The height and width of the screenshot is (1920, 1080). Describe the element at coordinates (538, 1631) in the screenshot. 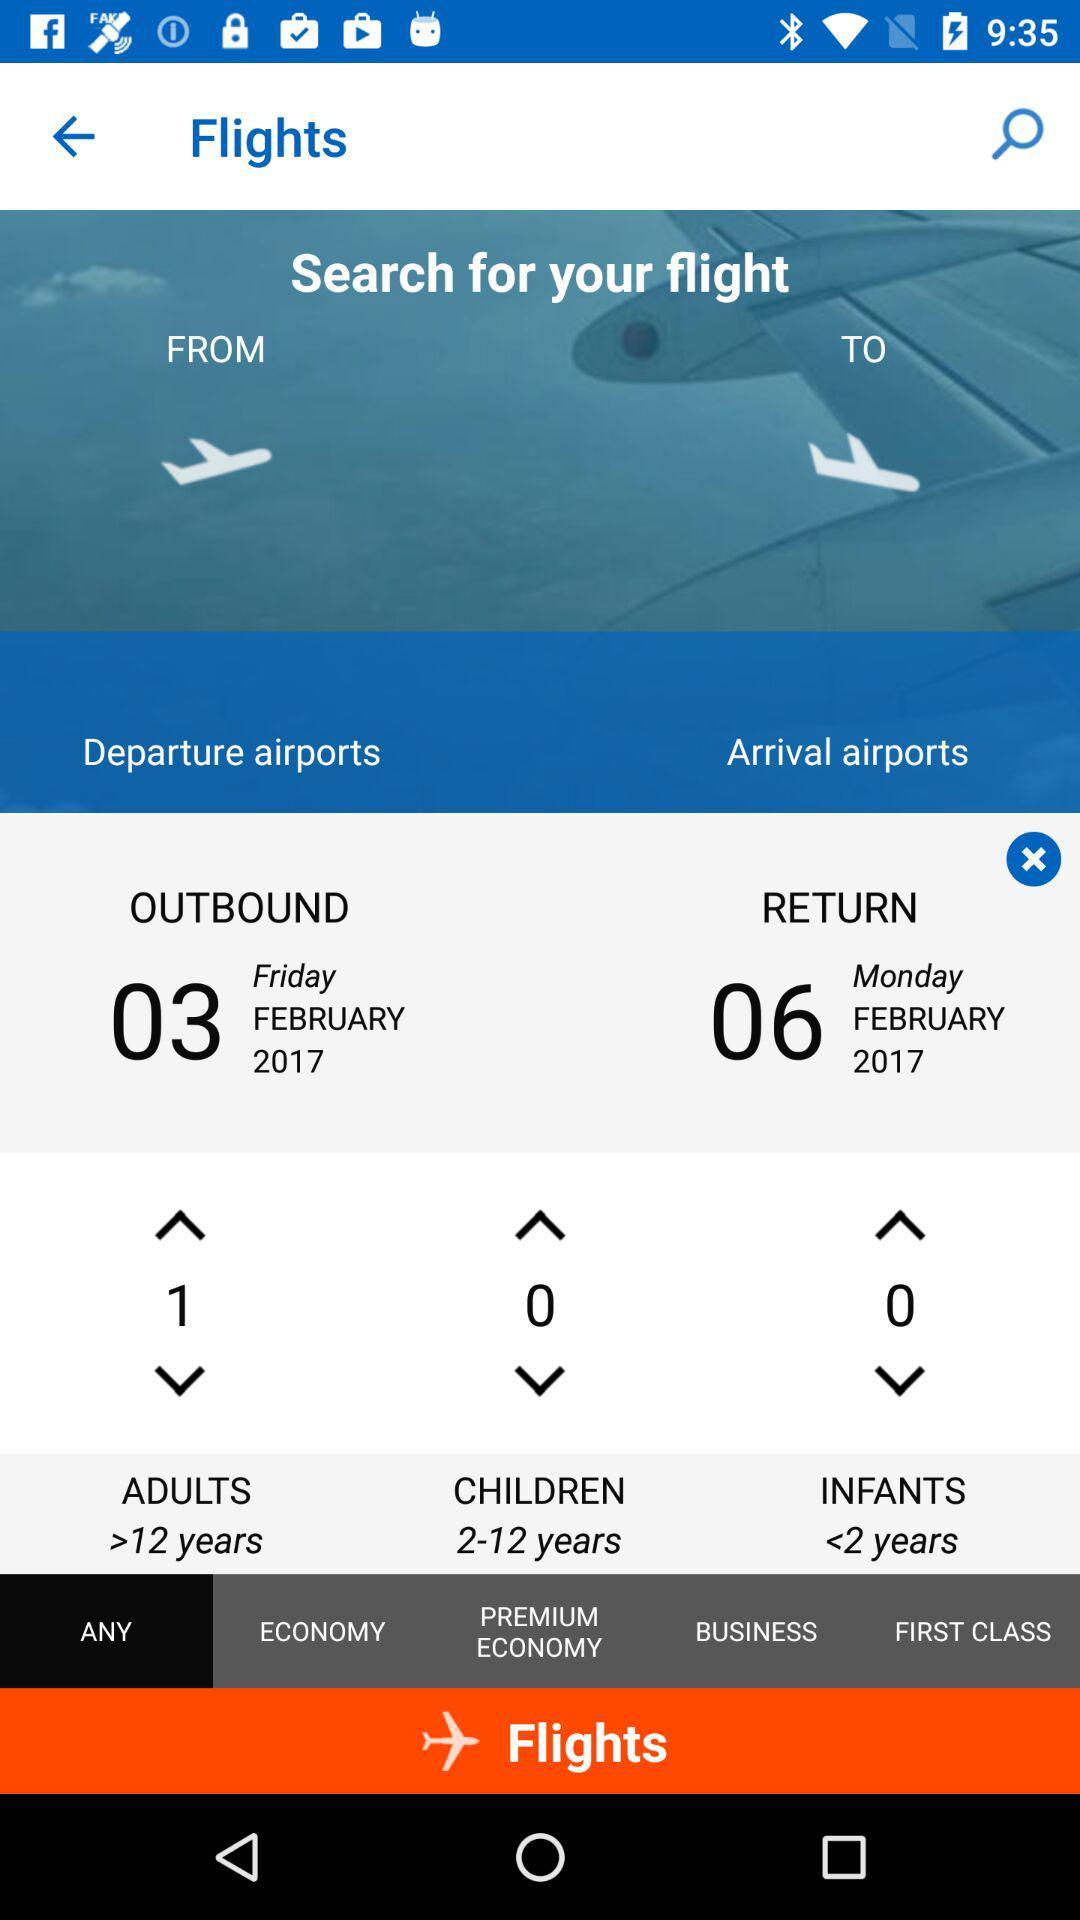

I see `the premium economy item` at that location.